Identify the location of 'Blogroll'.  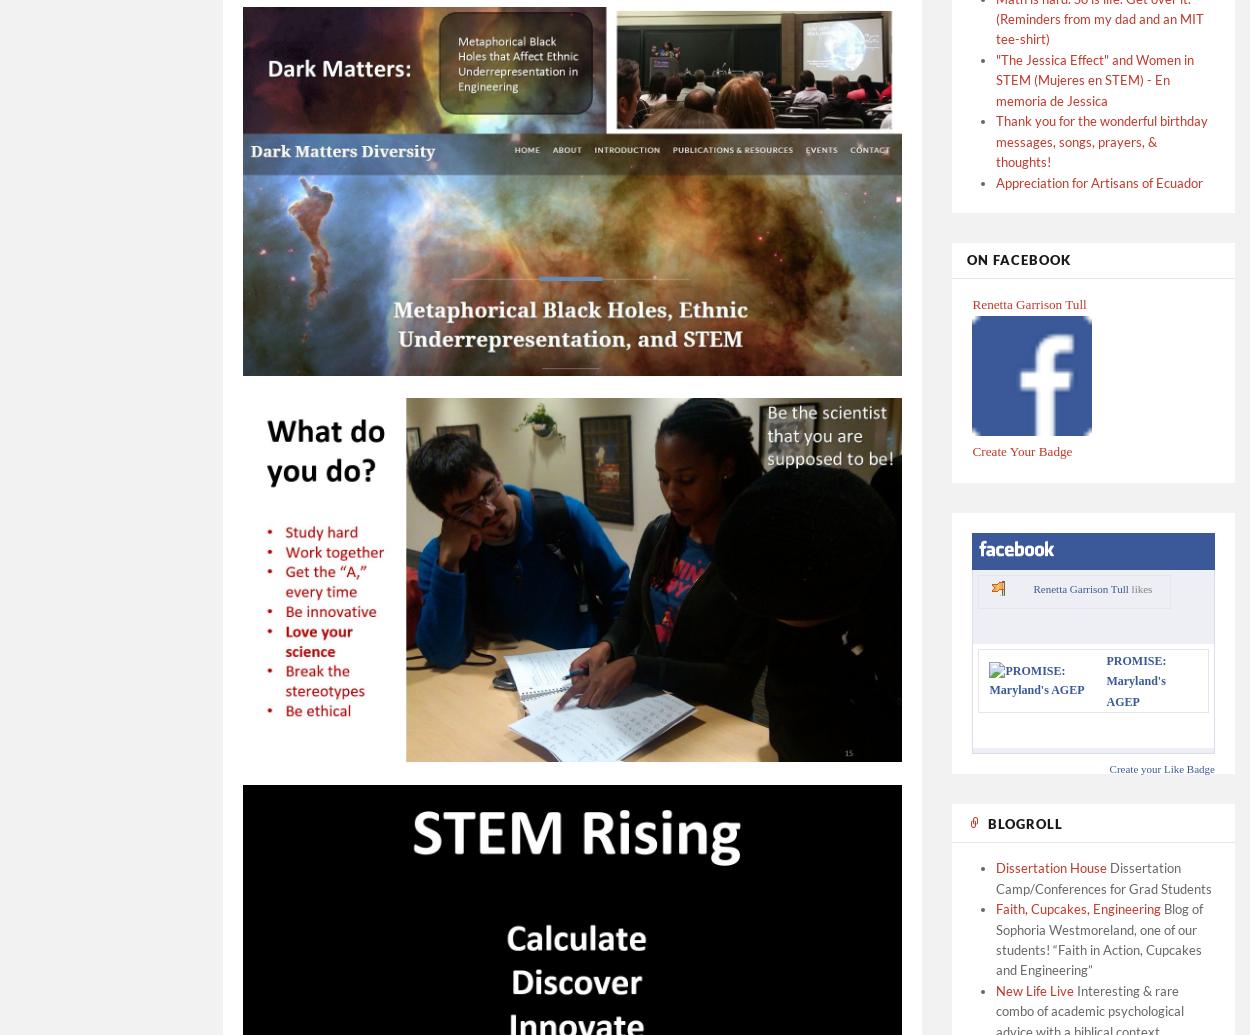
(987, 822).